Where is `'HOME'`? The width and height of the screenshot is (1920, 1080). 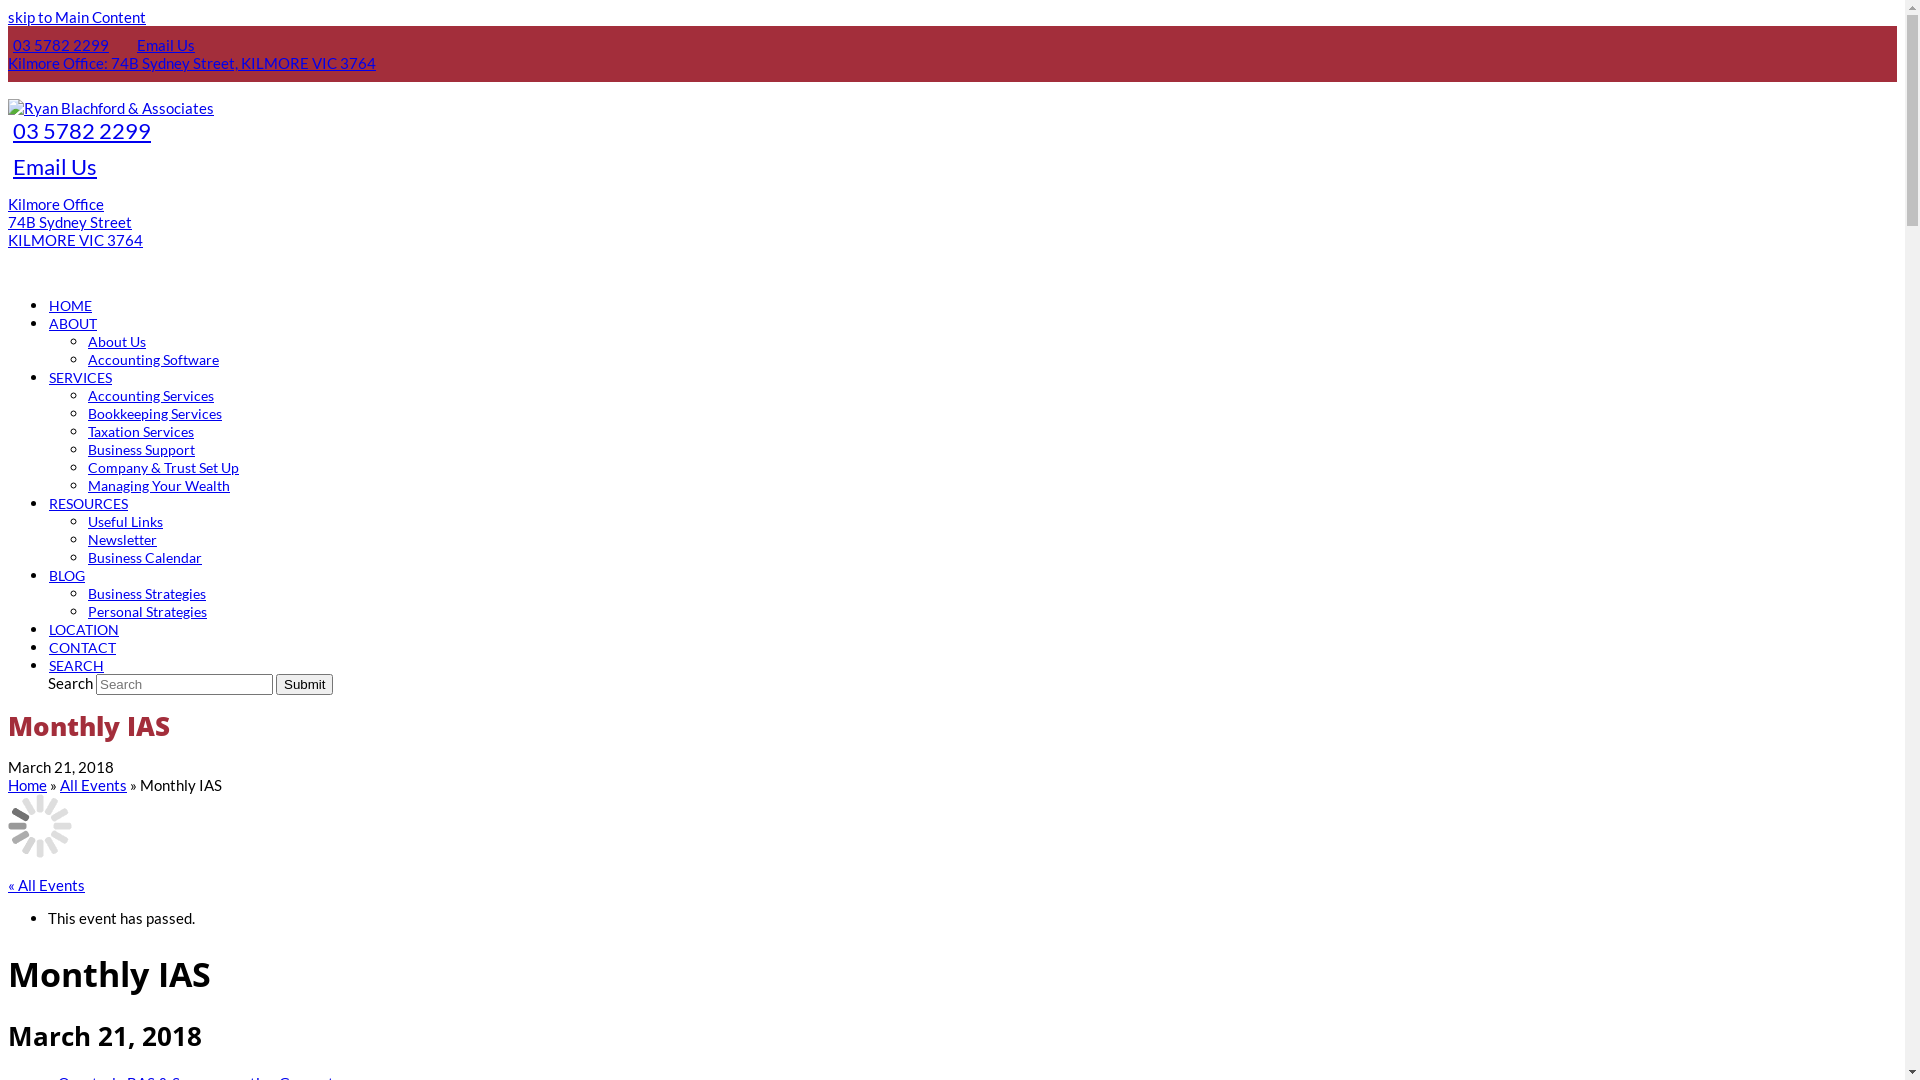
'HOME' is located at coordinates (48, 304).